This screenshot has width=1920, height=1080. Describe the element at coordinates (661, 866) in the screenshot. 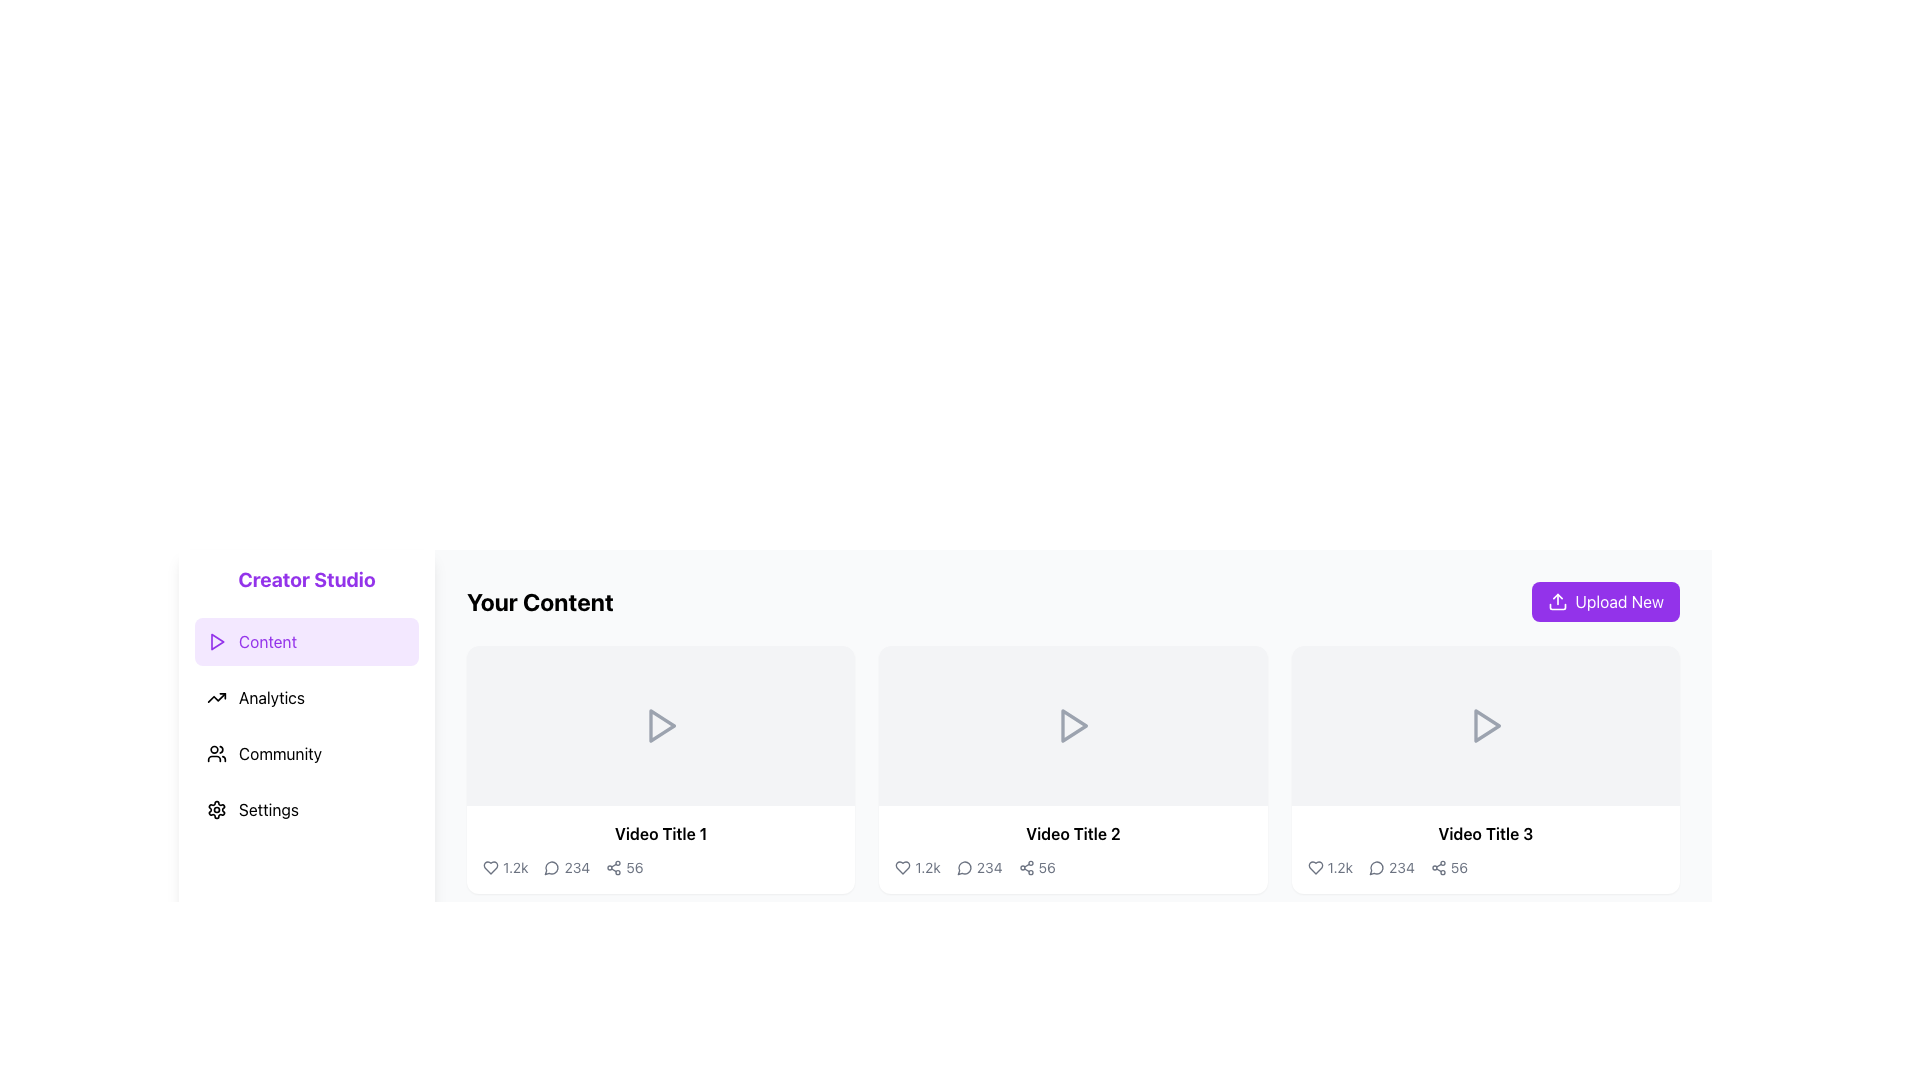

I see `Information display (metrics) element located below 'Video Title 1' to examine its content regarding likes, comments, and shares` at that location.